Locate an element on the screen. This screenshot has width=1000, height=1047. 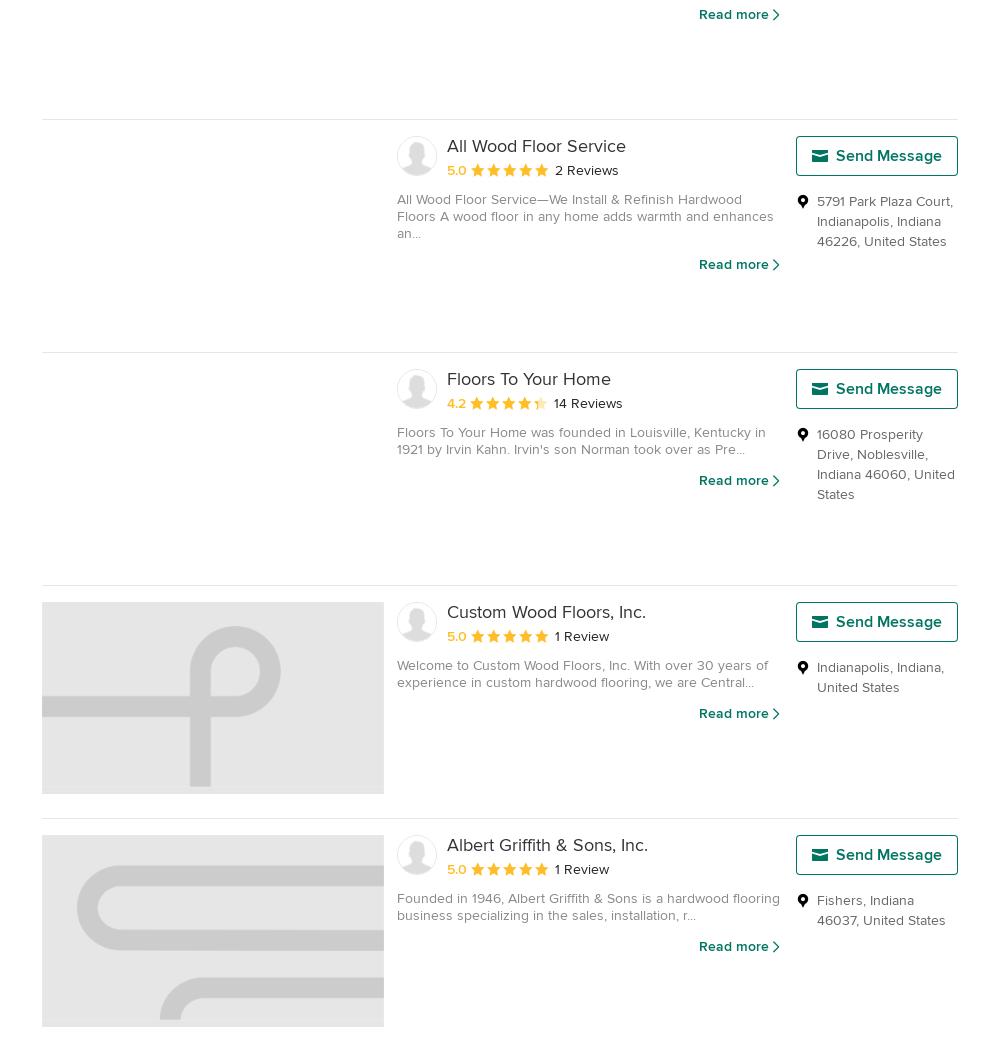
'Albert Griffith & Sons, Inc.' is located at coordinates (547, 843).